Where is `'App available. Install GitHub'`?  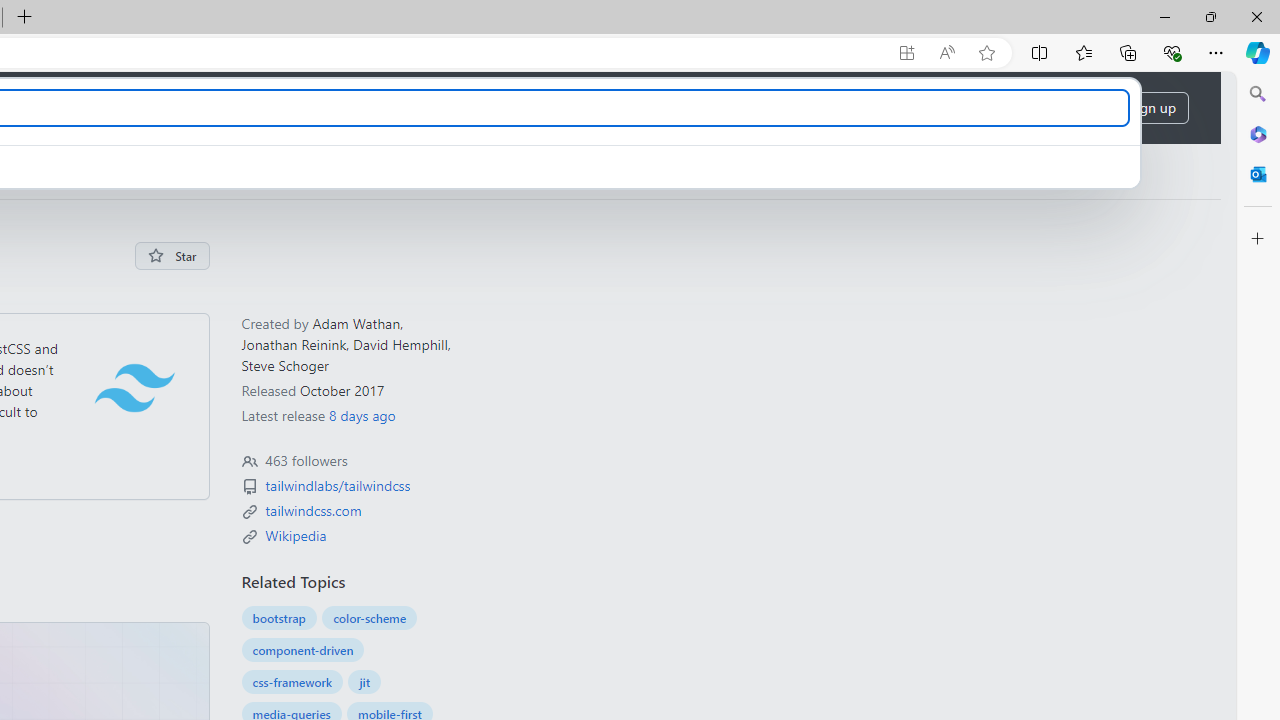
'App available. Install GitHub' is located at coordinates (905, 52).